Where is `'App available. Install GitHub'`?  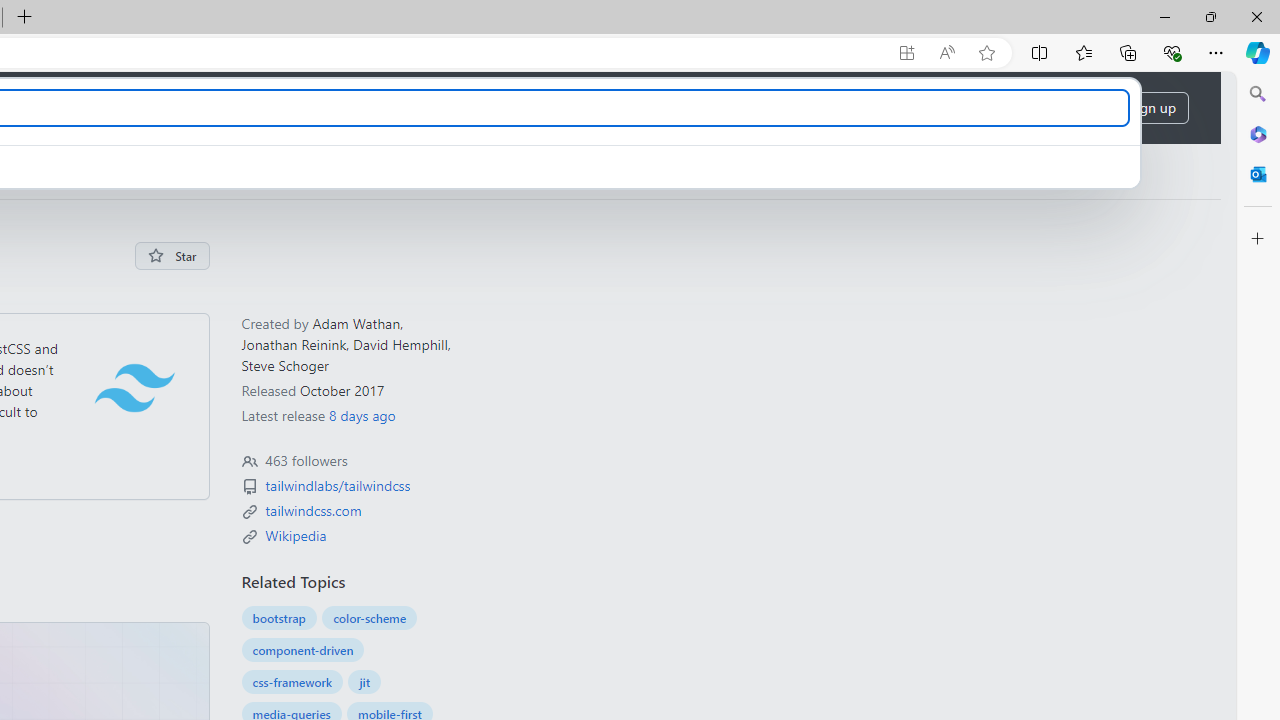
'App available. Install GitHub' is located at coordinates (905, 52).